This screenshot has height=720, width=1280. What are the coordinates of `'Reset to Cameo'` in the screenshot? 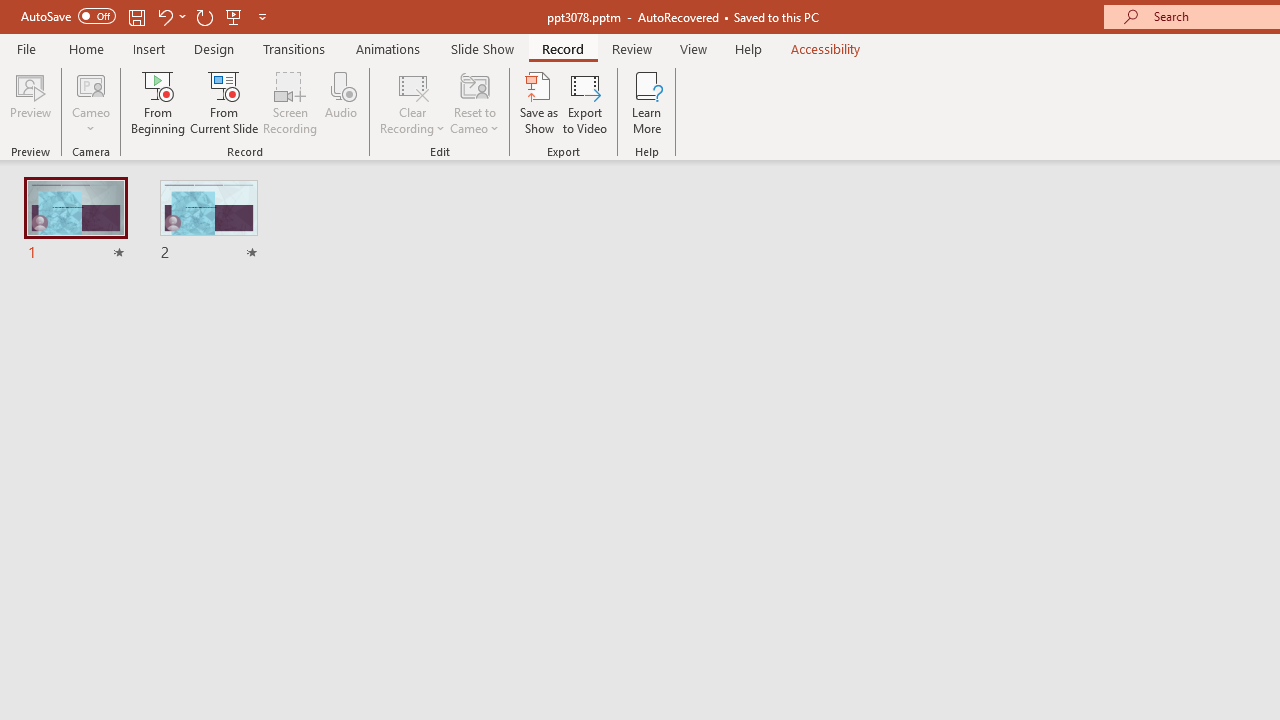 It's located at (473, 103).